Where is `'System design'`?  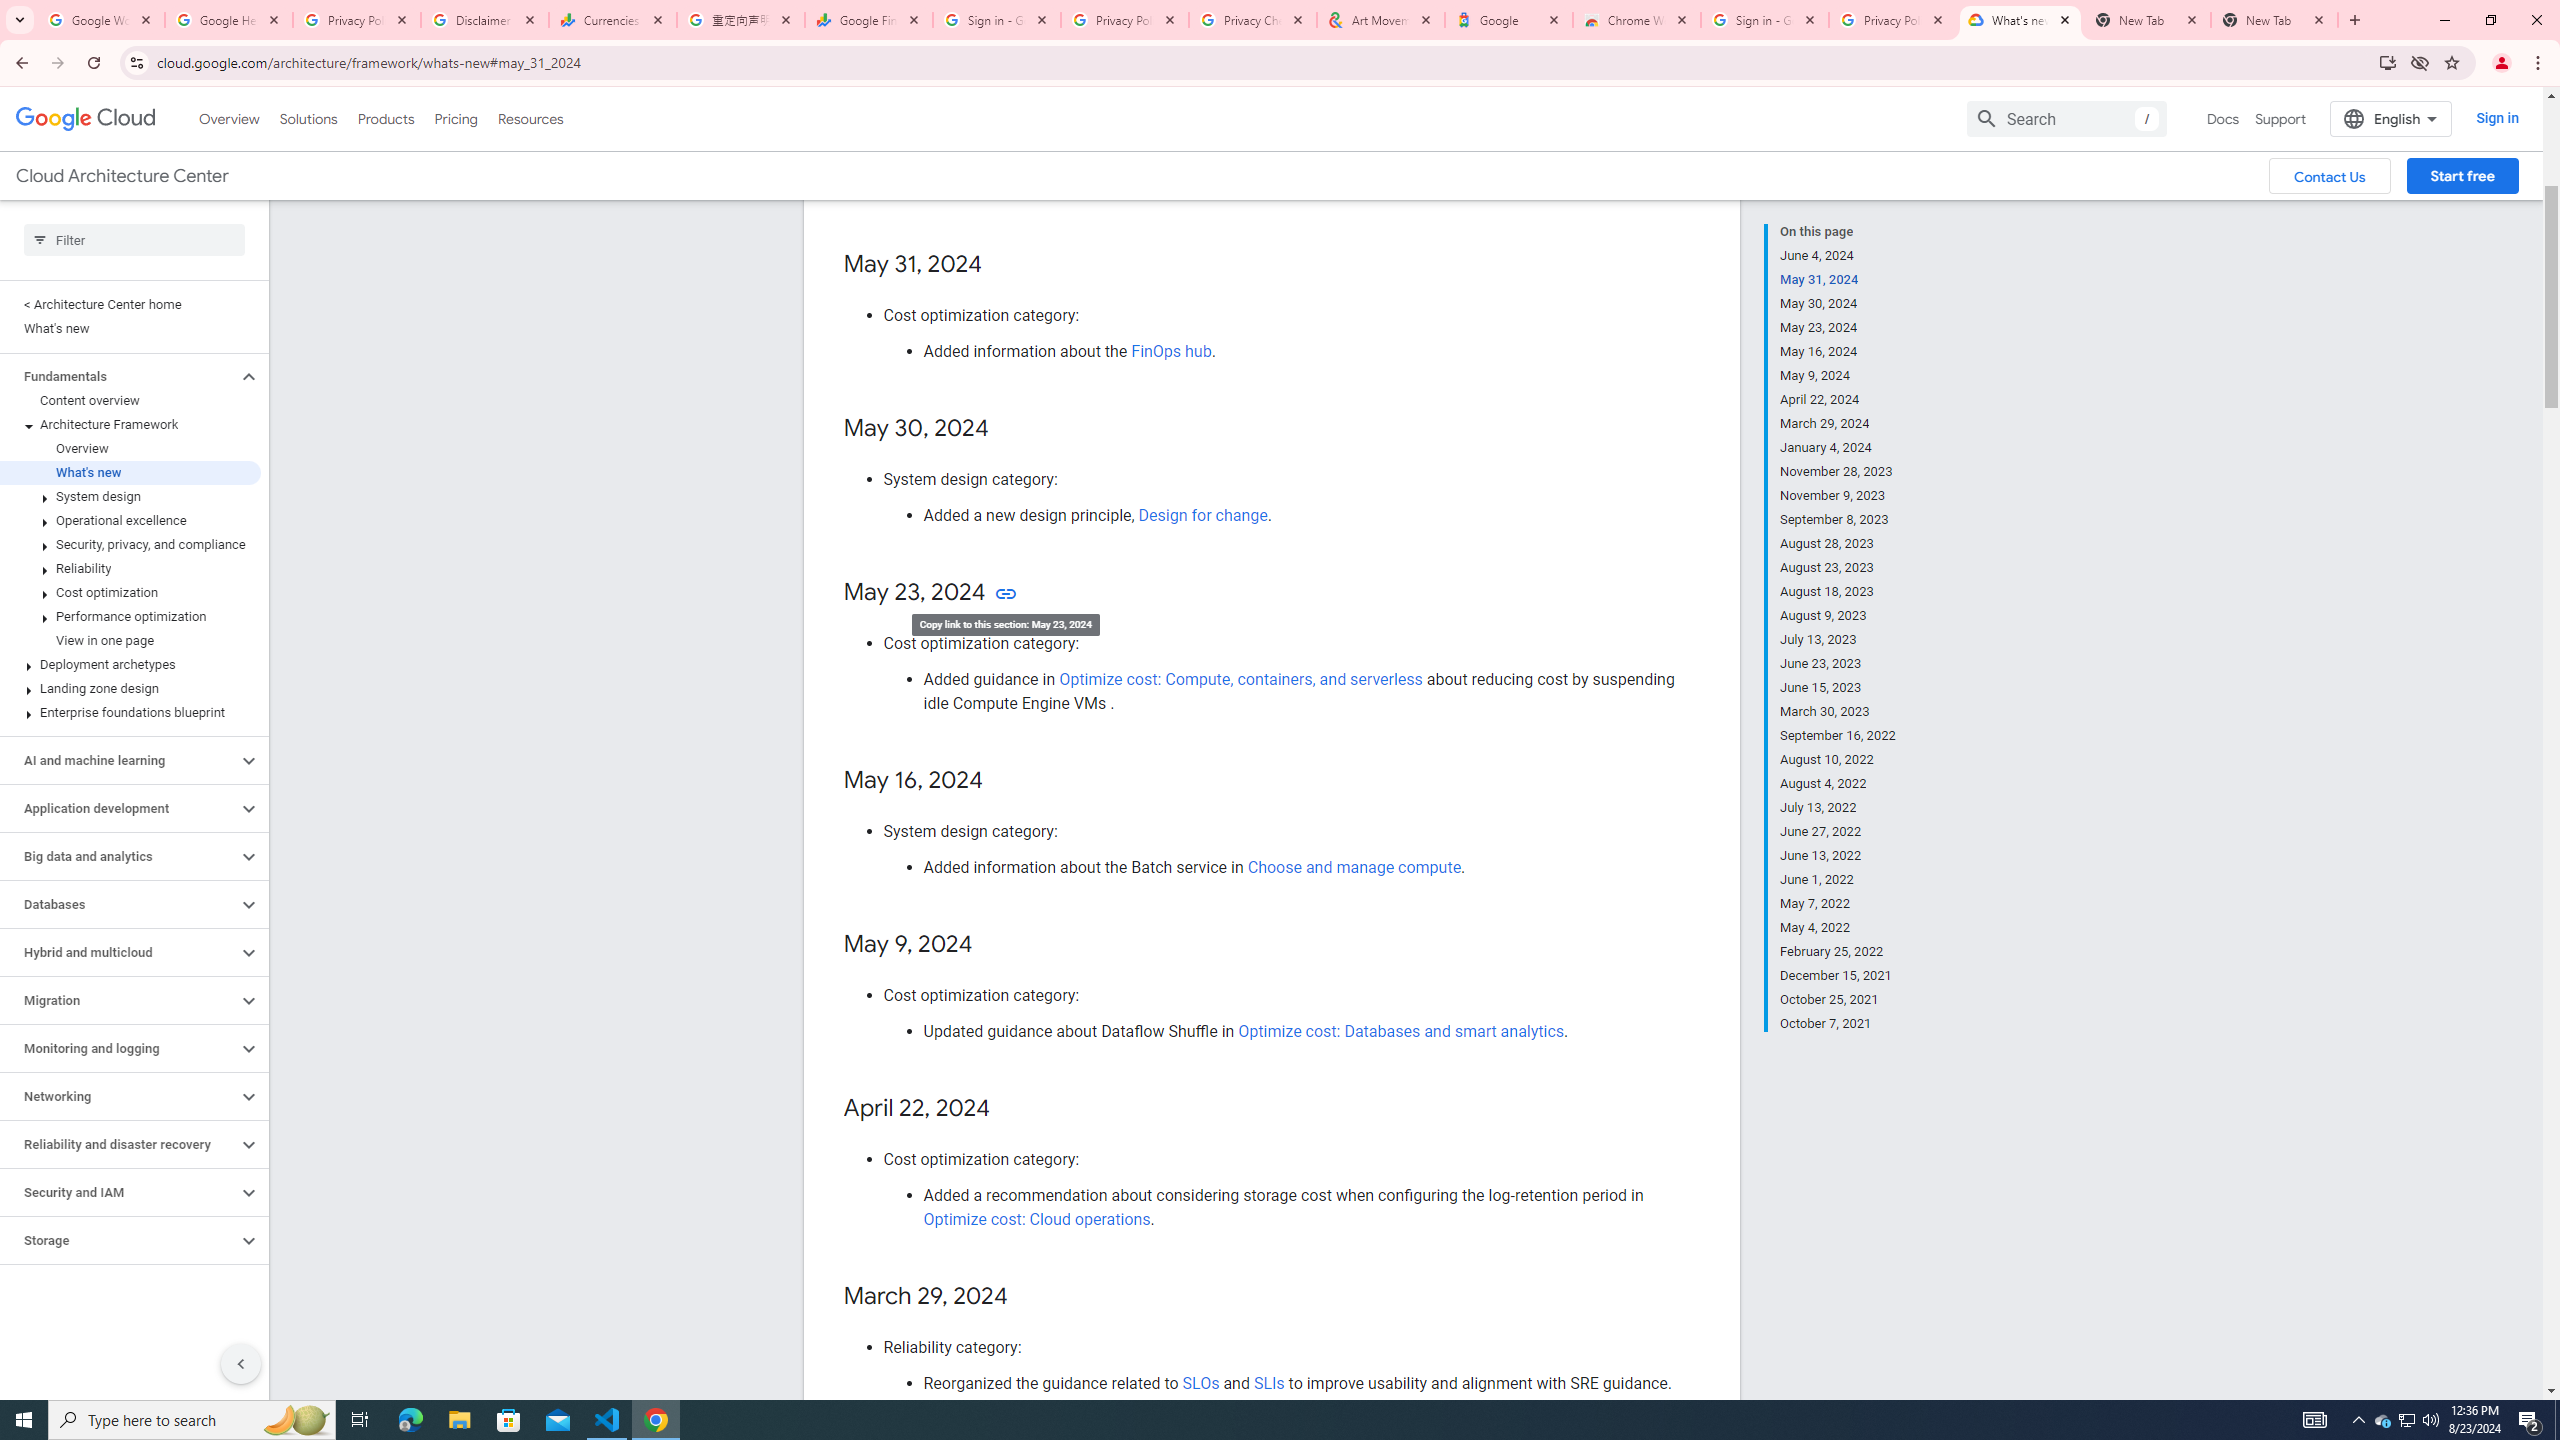
'System design' is located at coordinates (130, 495).